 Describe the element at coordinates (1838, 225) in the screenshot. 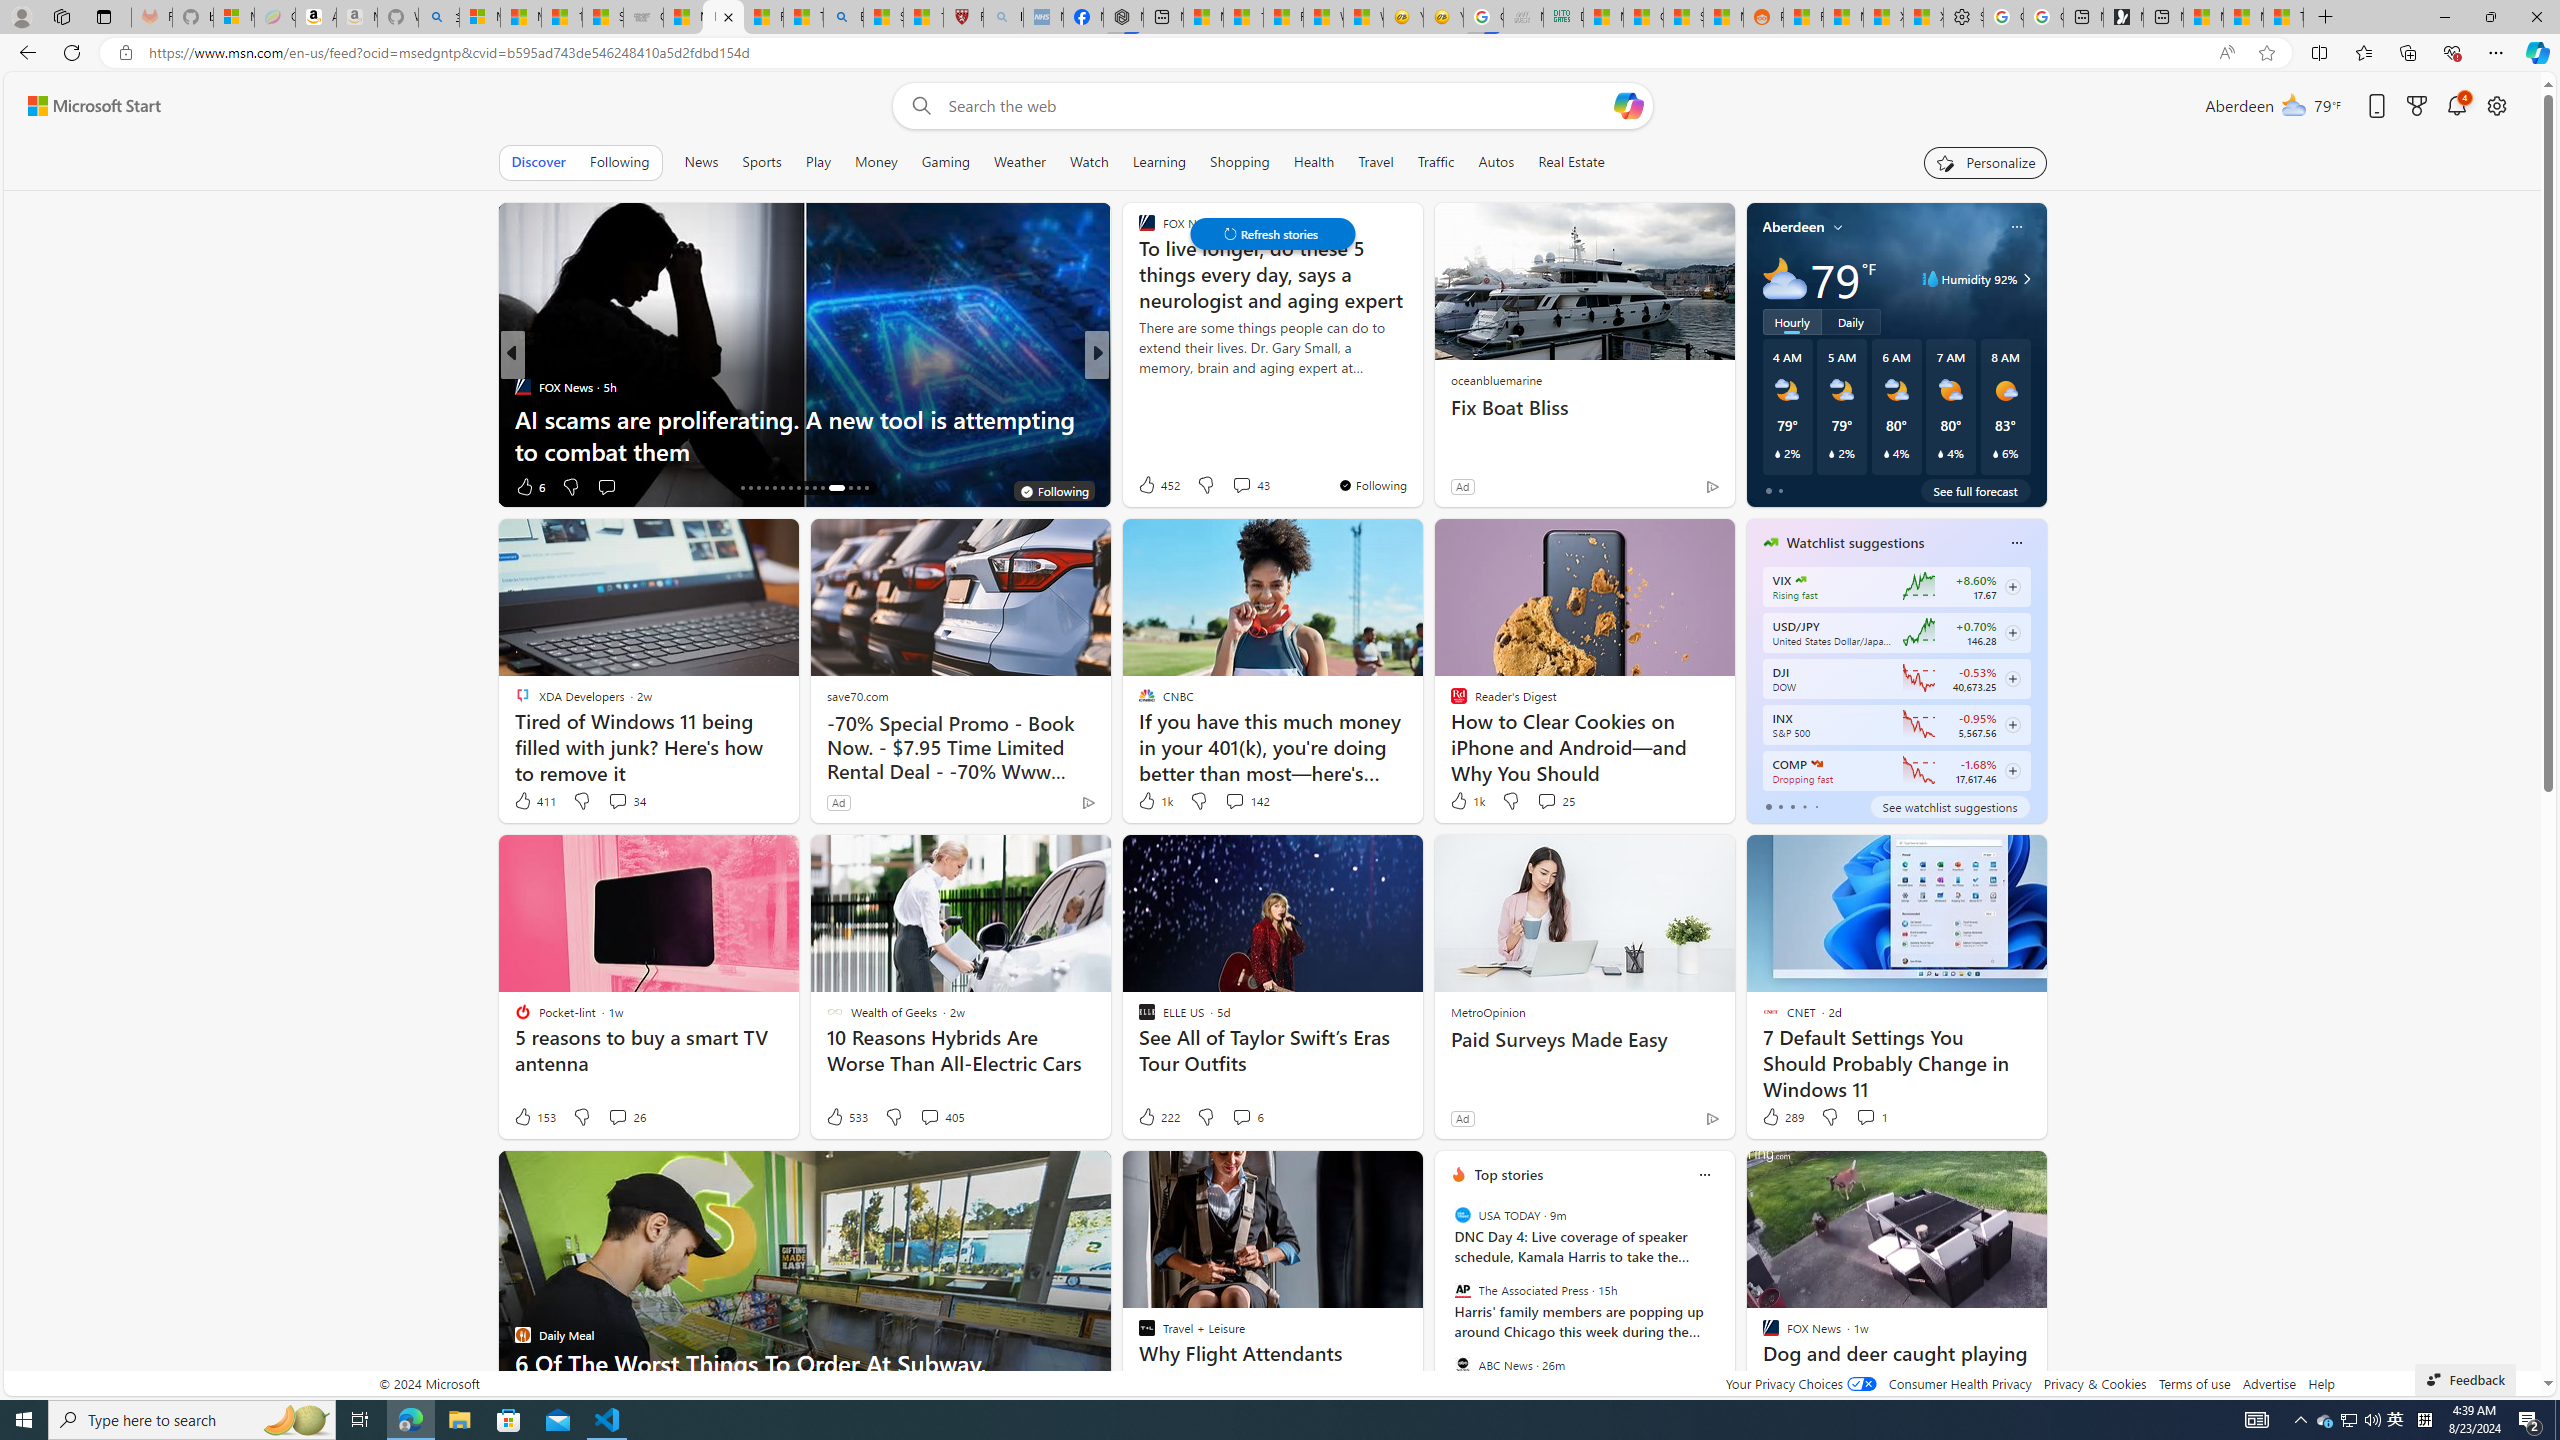

I see `'My location'` at that location.